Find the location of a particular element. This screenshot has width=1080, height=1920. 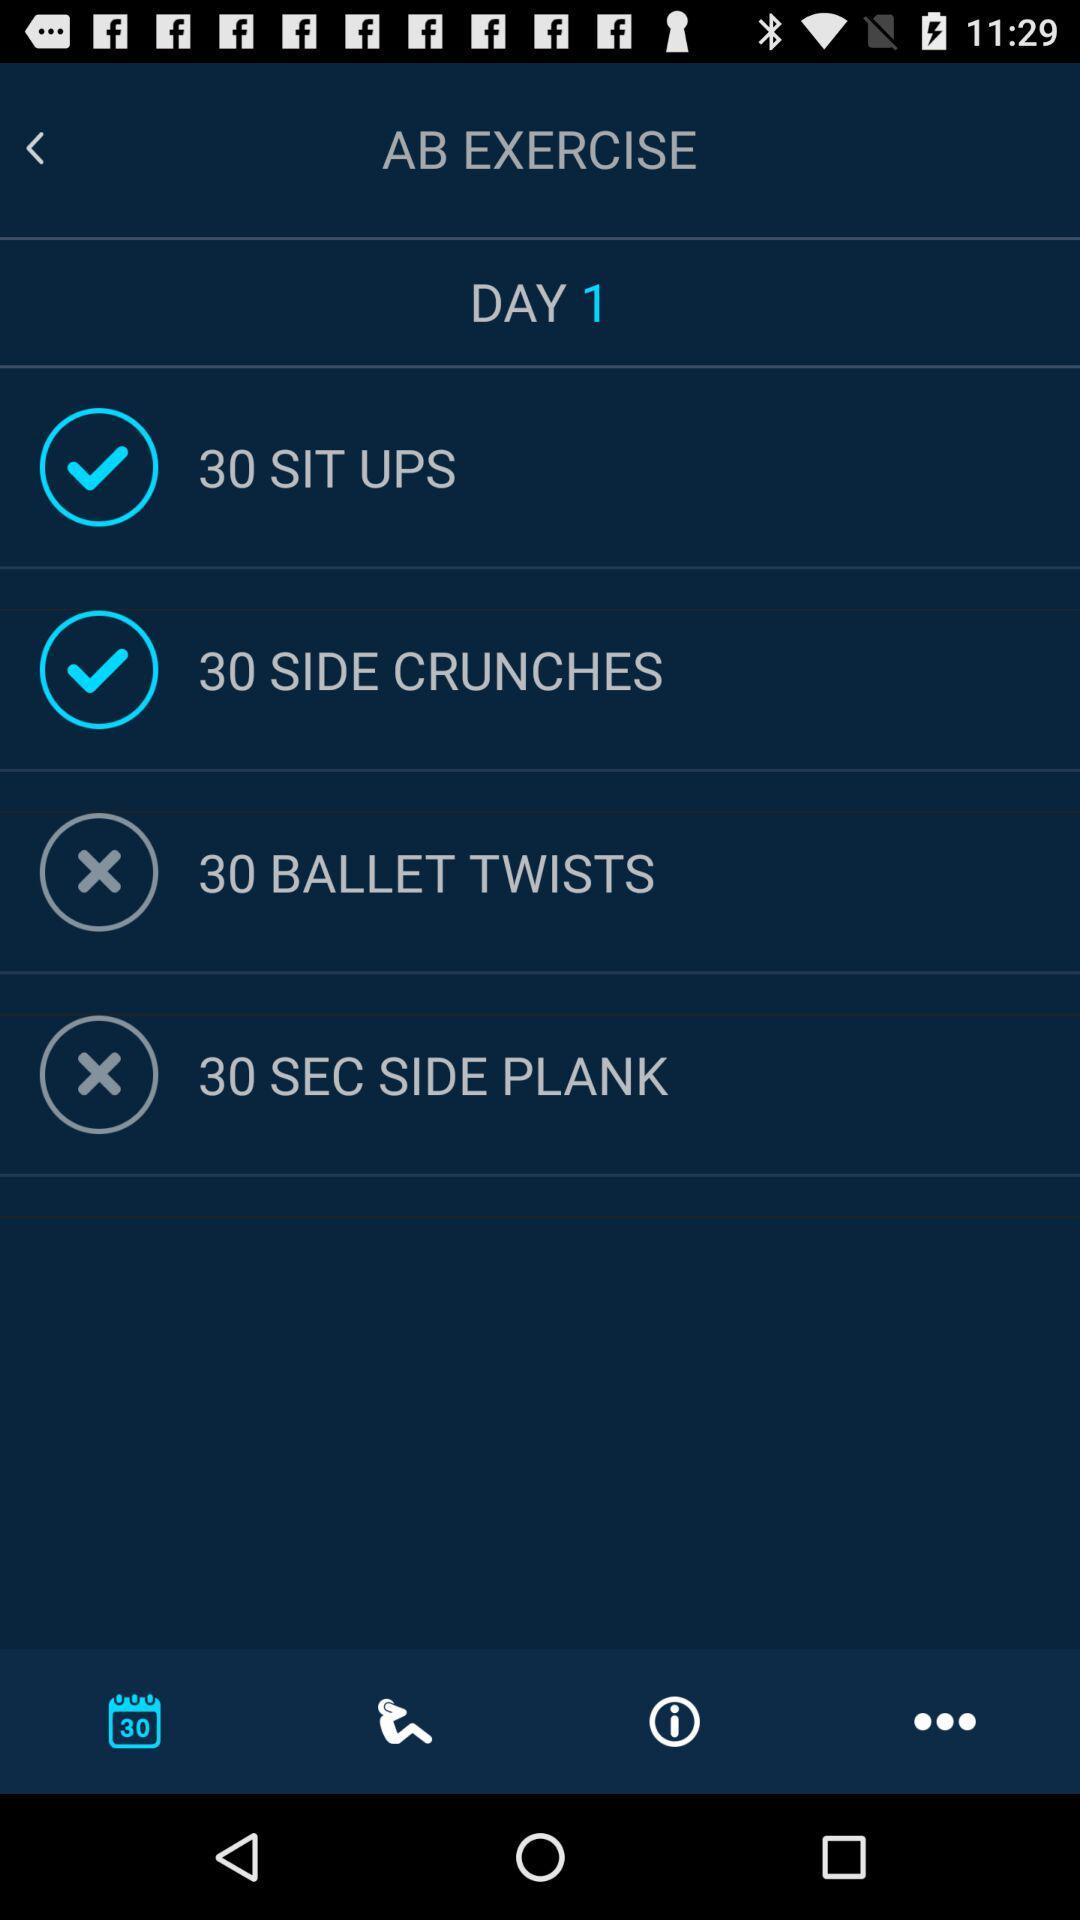

the calendar icon at the bottom left corner of the web page is located at coordinates (135, 1720).